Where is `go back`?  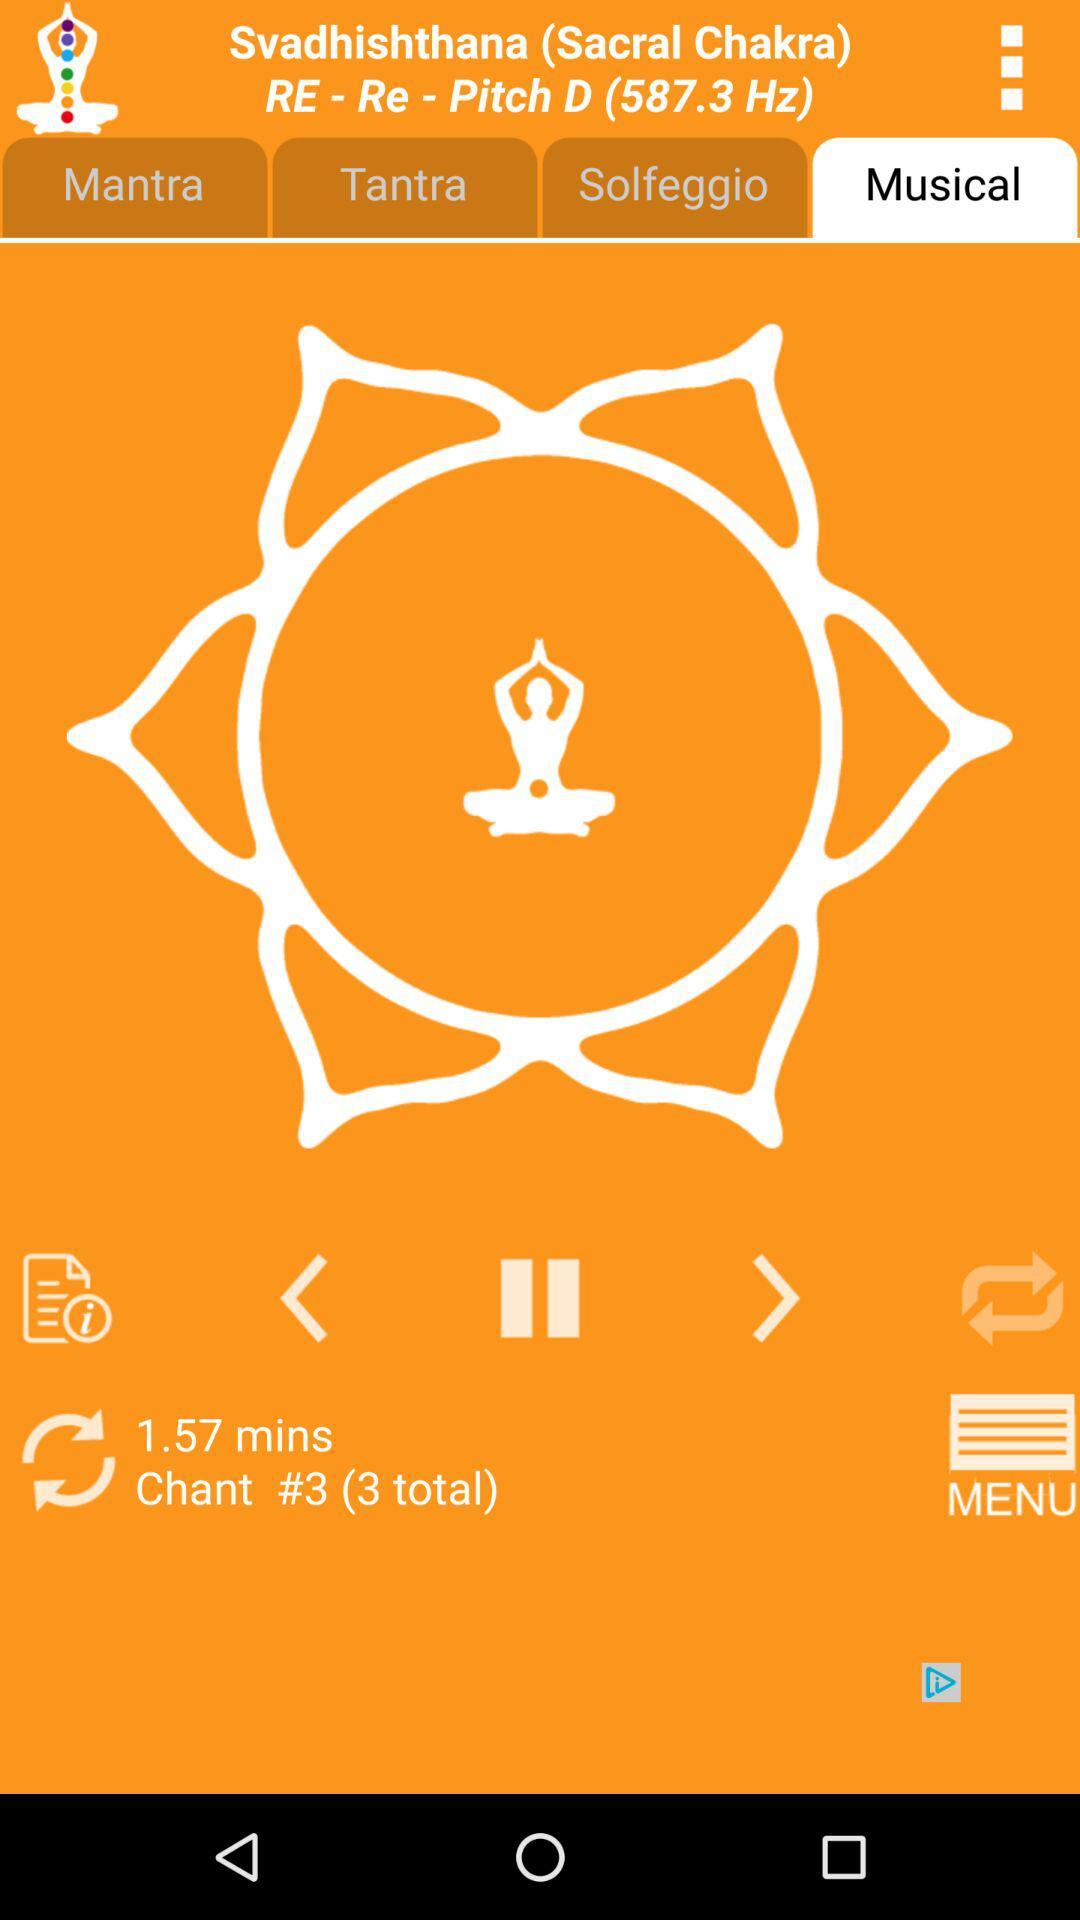
go back is located at coordinates (303, 1298).